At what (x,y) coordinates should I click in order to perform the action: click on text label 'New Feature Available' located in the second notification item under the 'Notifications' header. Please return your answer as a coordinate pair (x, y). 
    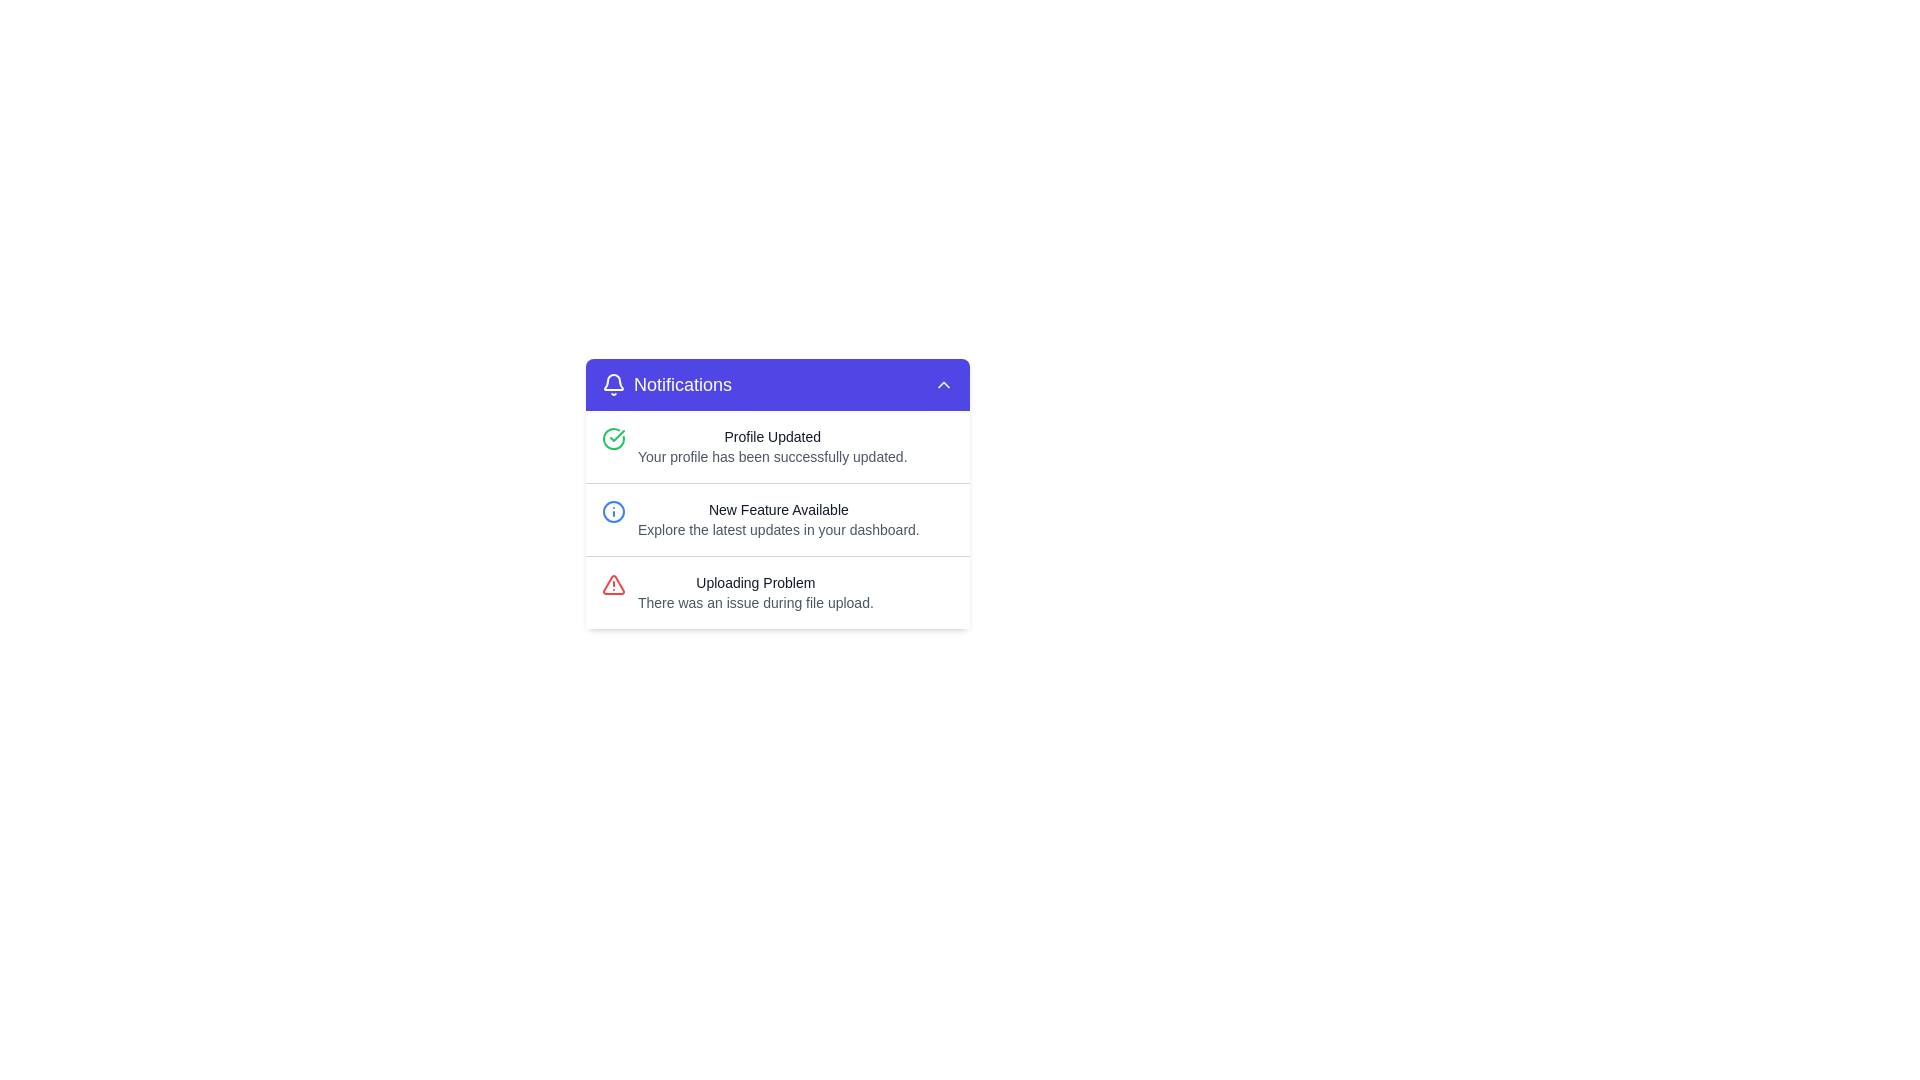
    Looking at the image, I should click on (777, 508).